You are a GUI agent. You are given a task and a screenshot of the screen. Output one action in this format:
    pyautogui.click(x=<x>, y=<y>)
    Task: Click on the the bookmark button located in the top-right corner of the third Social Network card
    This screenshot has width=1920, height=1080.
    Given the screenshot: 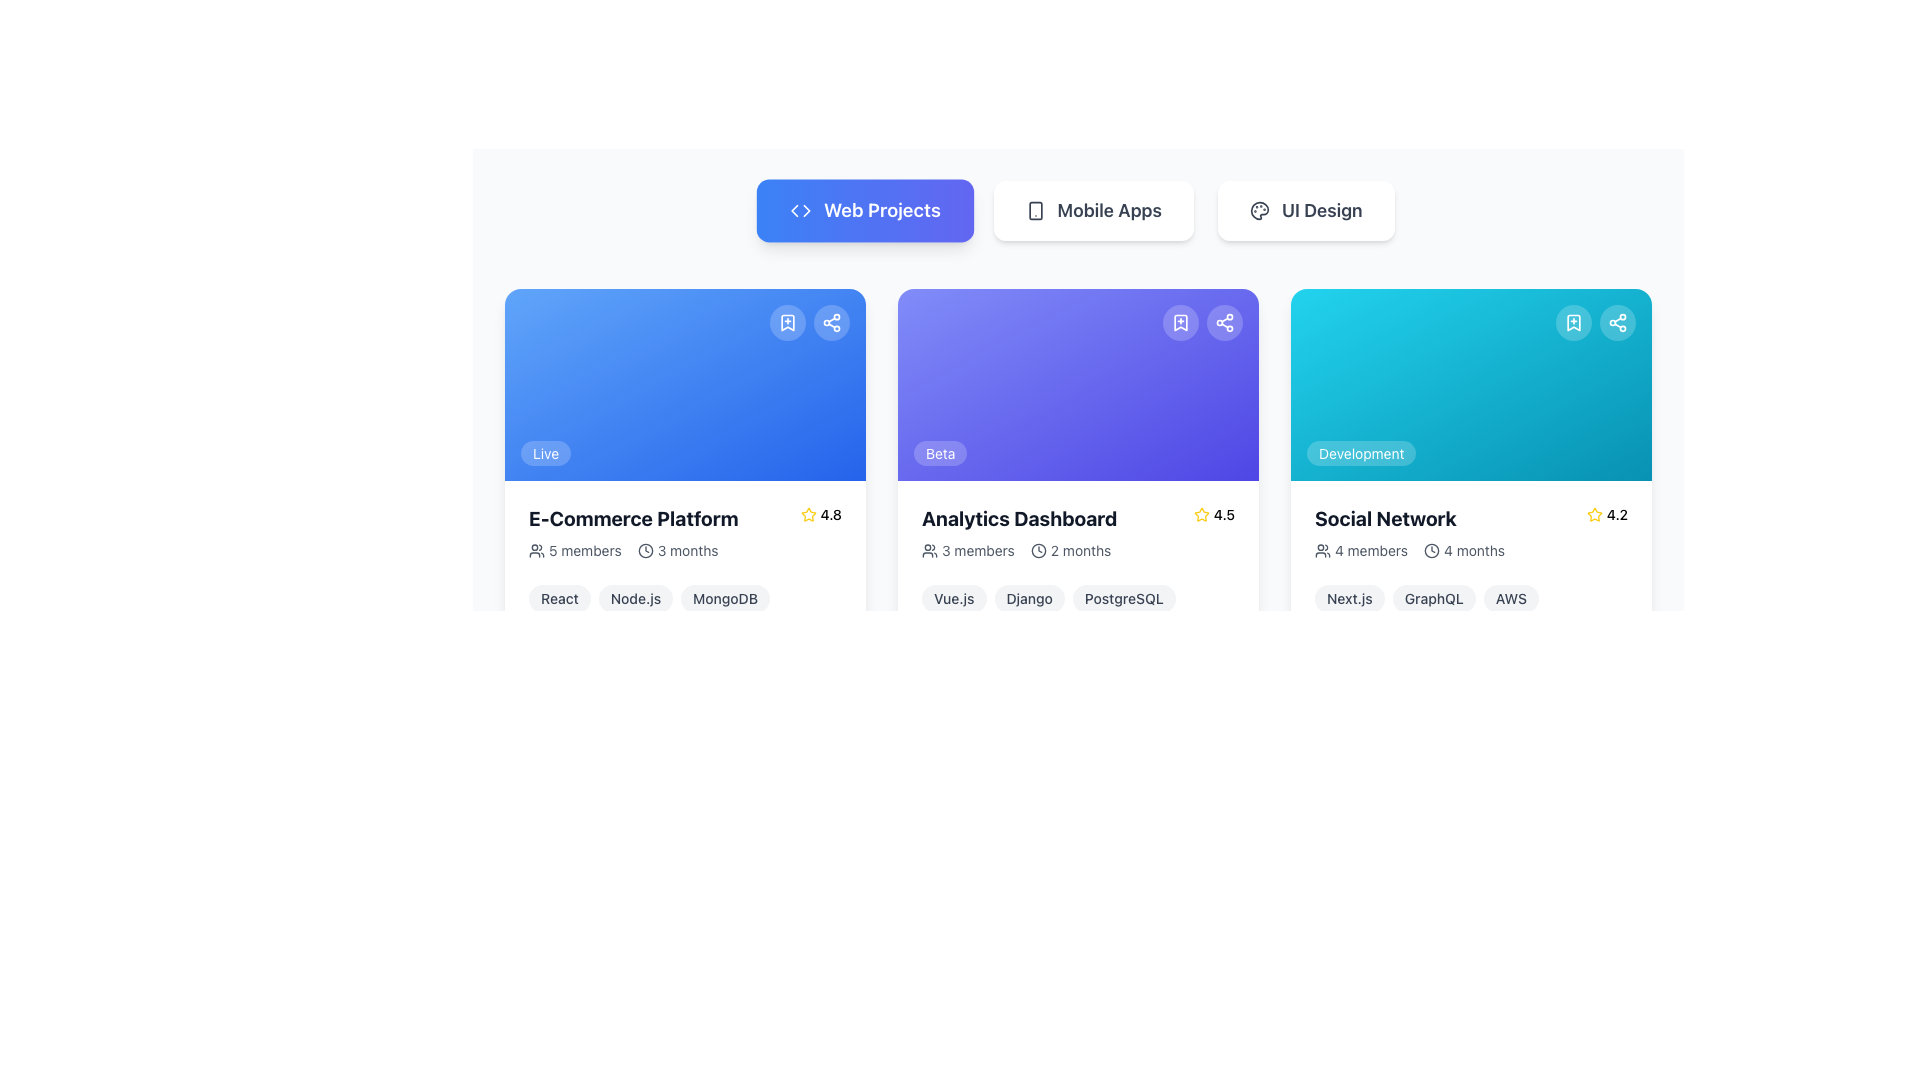 What is the action you would take?
    pyautogui.click(x=1573, y=322)
    